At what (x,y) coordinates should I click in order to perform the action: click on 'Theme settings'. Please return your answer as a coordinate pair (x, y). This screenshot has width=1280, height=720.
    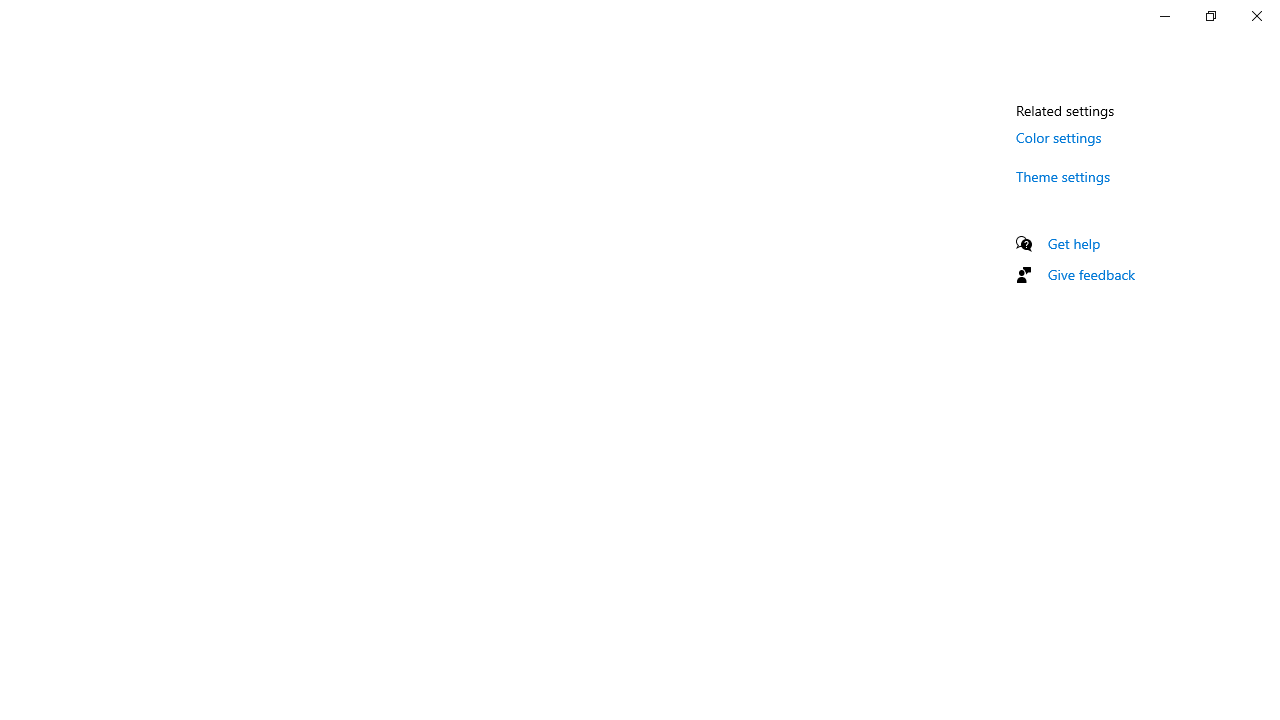
    Looking at the image, I should click on (1062, 175).